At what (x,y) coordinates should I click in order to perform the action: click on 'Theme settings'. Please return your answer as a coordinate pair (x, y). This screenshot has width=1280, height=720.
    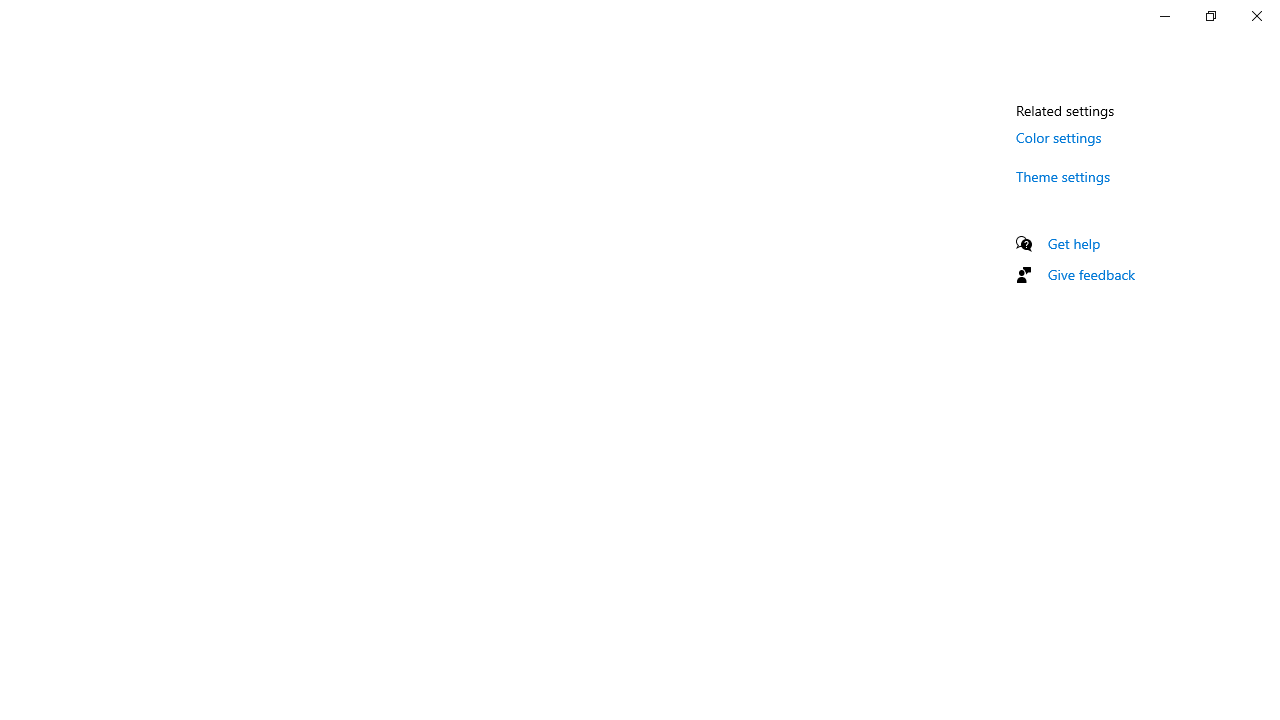
    Looking at the image, I should click on (1062, 175).